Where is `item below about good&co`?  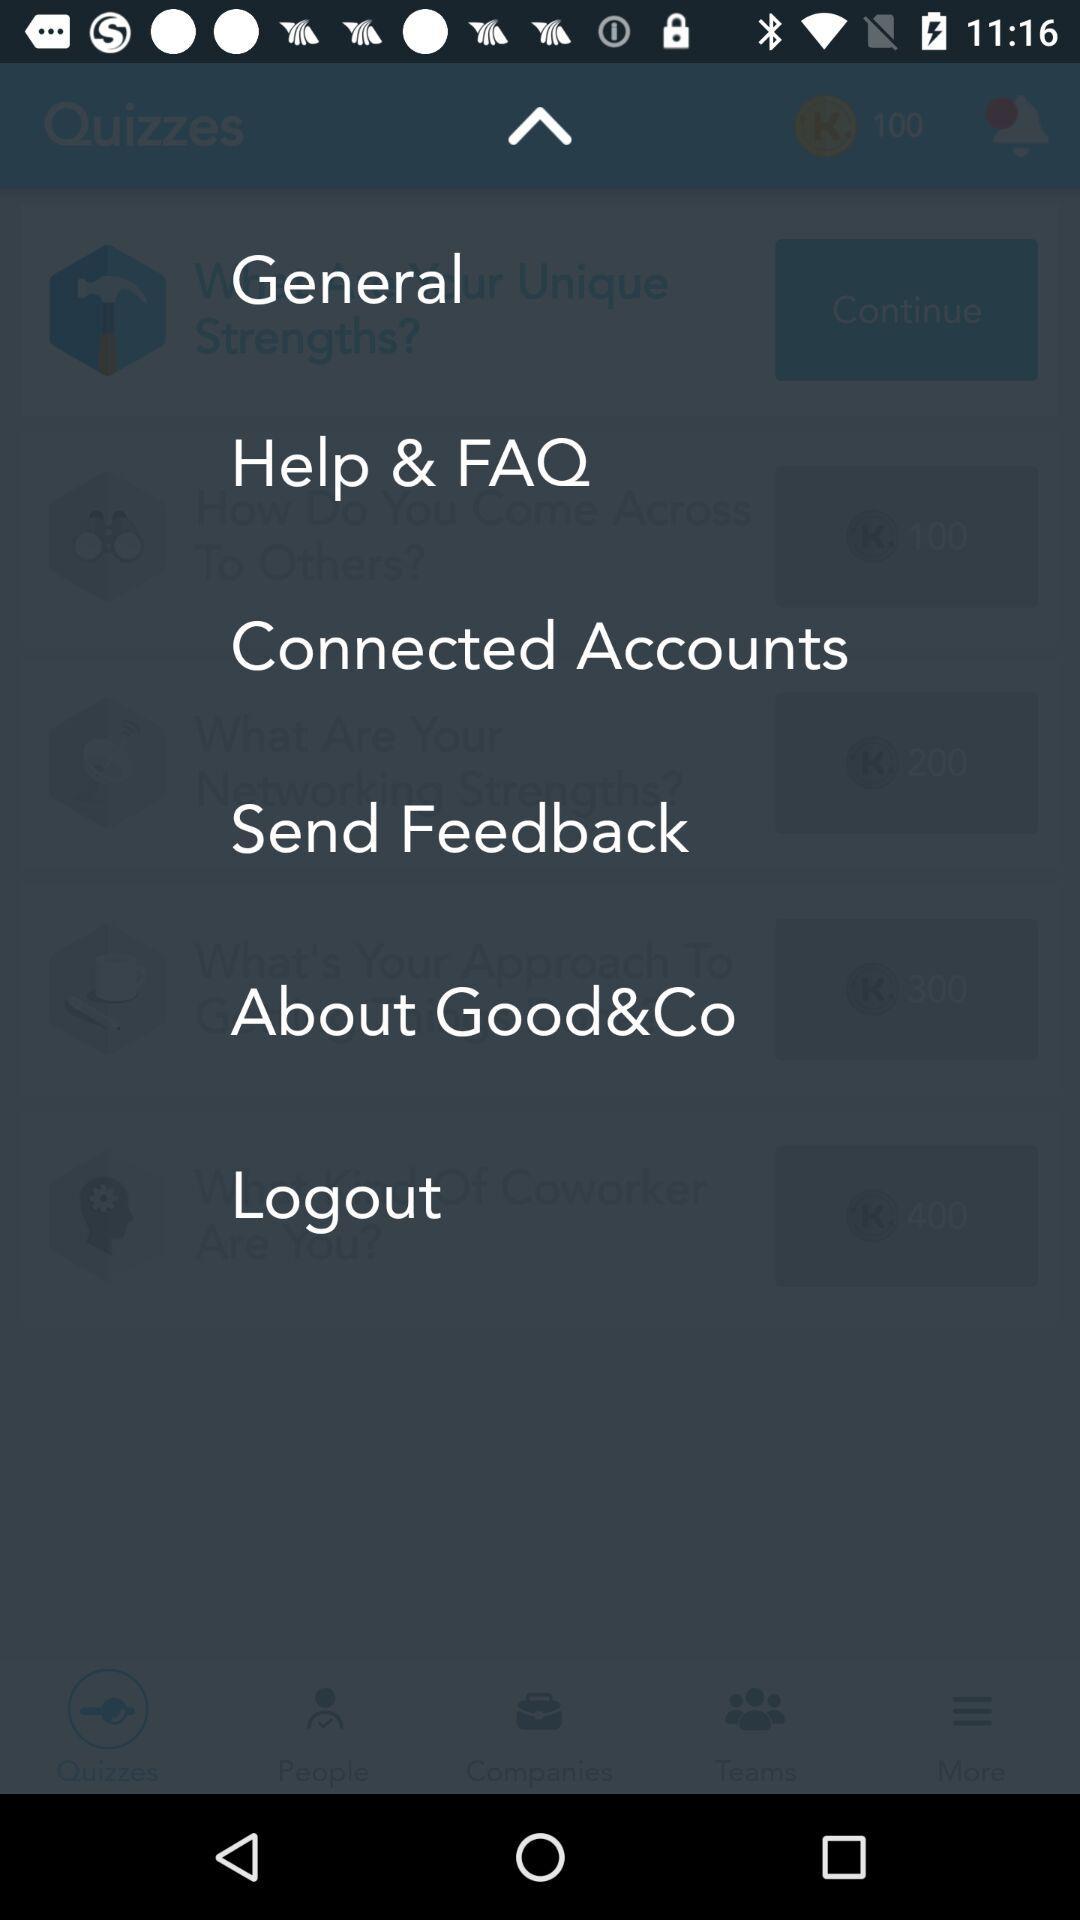
item below about good&co is located at coordinates (538, 1195).